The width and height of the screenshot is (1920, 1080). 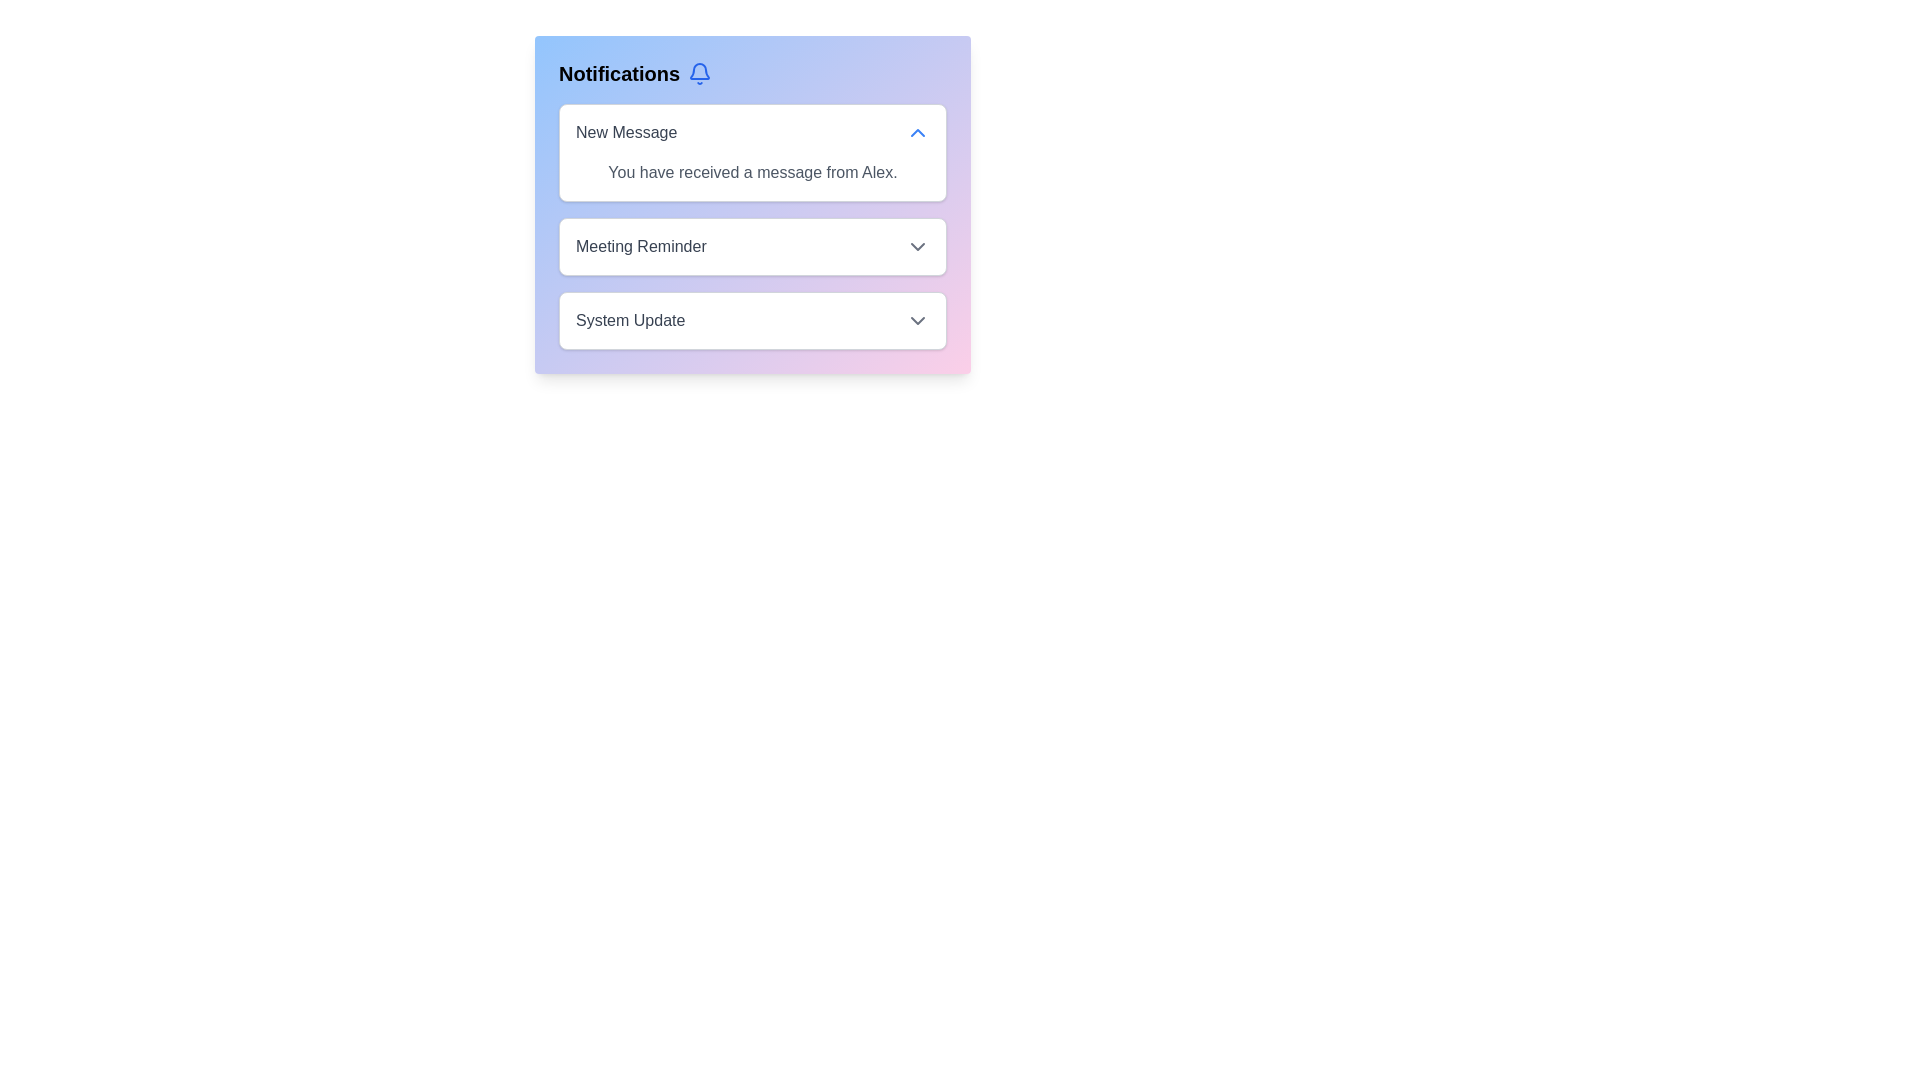 I want to click on the text label displaying 'System Update' in bold, gray font, located within a white notification item under the 'Meeting Reminder' notification, so click(x=629, y=319).